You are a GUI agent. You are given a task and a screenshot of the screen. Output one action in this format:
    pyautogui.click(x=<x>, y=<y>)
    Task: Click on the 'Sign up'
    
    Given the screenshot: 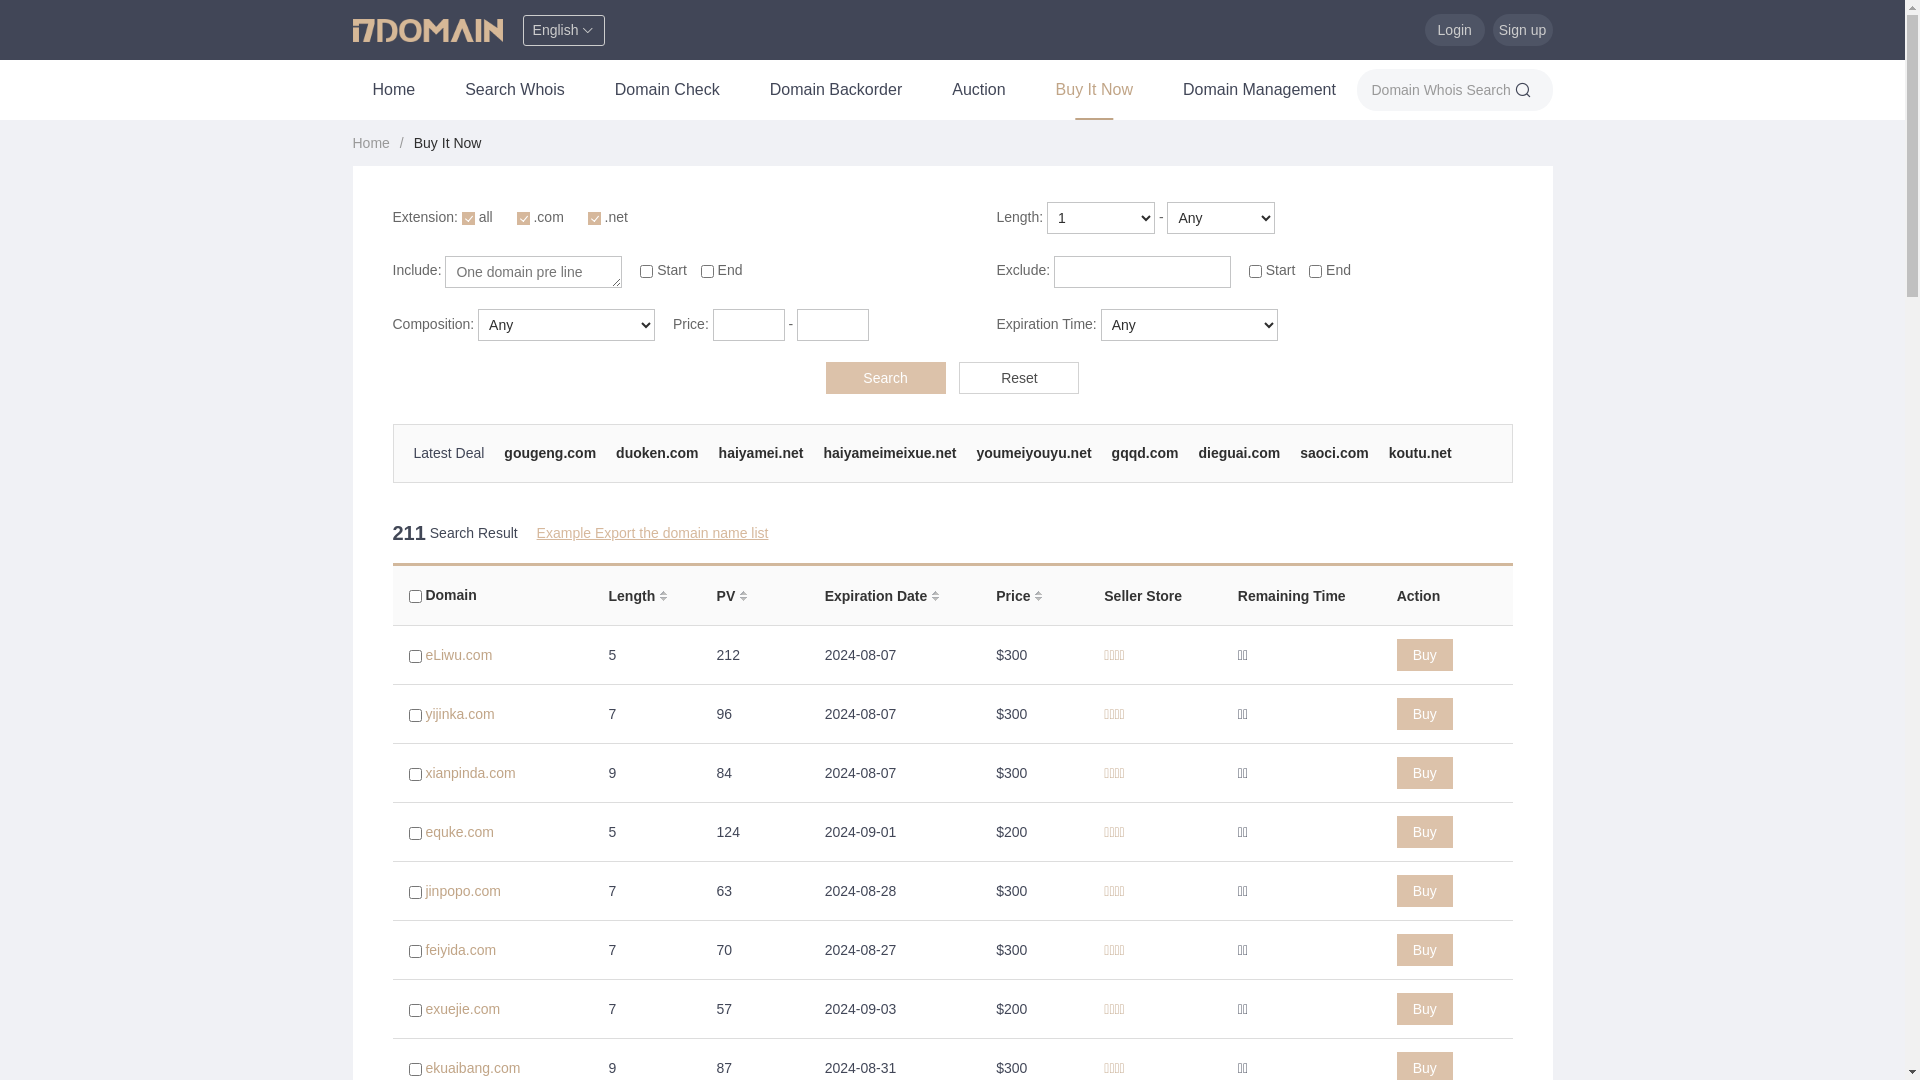 What is the action you would take?
    pyautogui.click(x=1520, y=30)
    